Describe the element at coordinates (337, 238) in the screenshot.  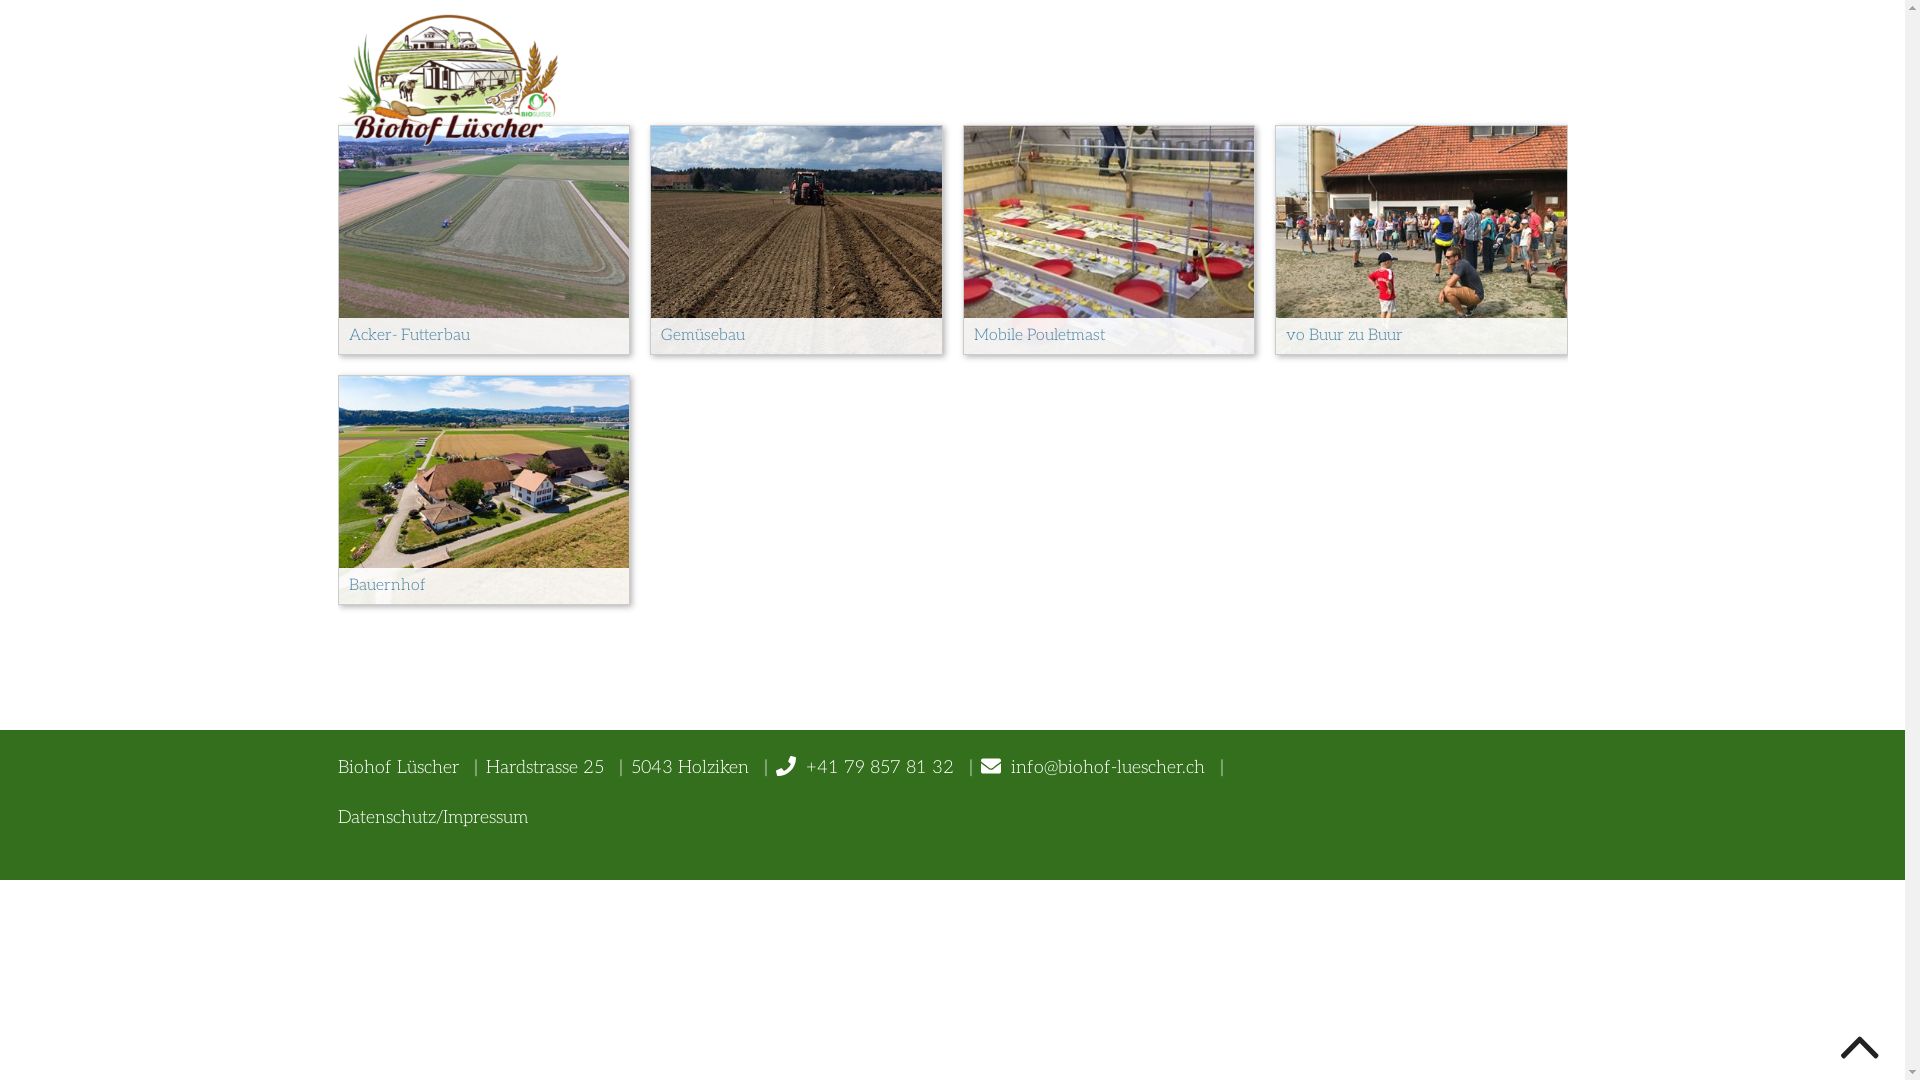
I see `'Acker- Futterbau'` at that location.